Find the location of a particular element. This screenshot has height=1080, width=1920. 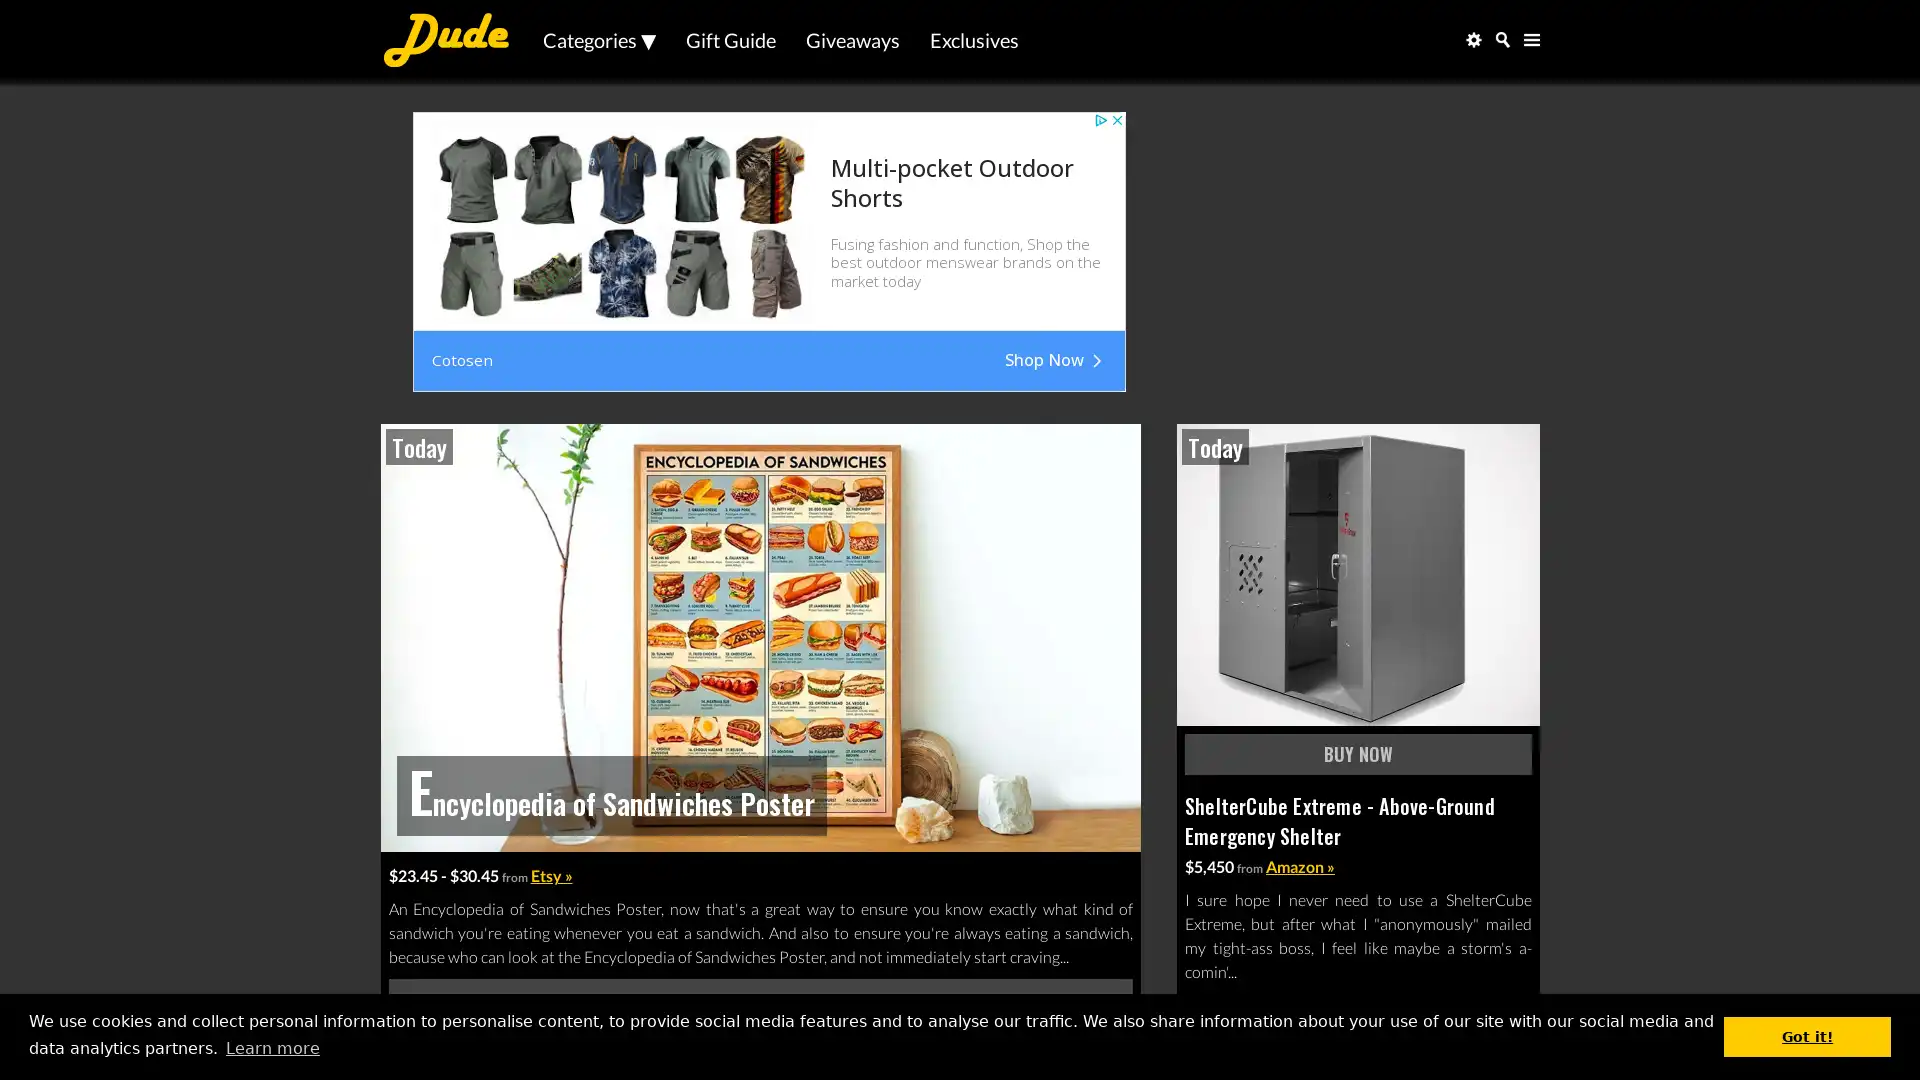

learn more about cookies is located at coordinates (271, 1047).